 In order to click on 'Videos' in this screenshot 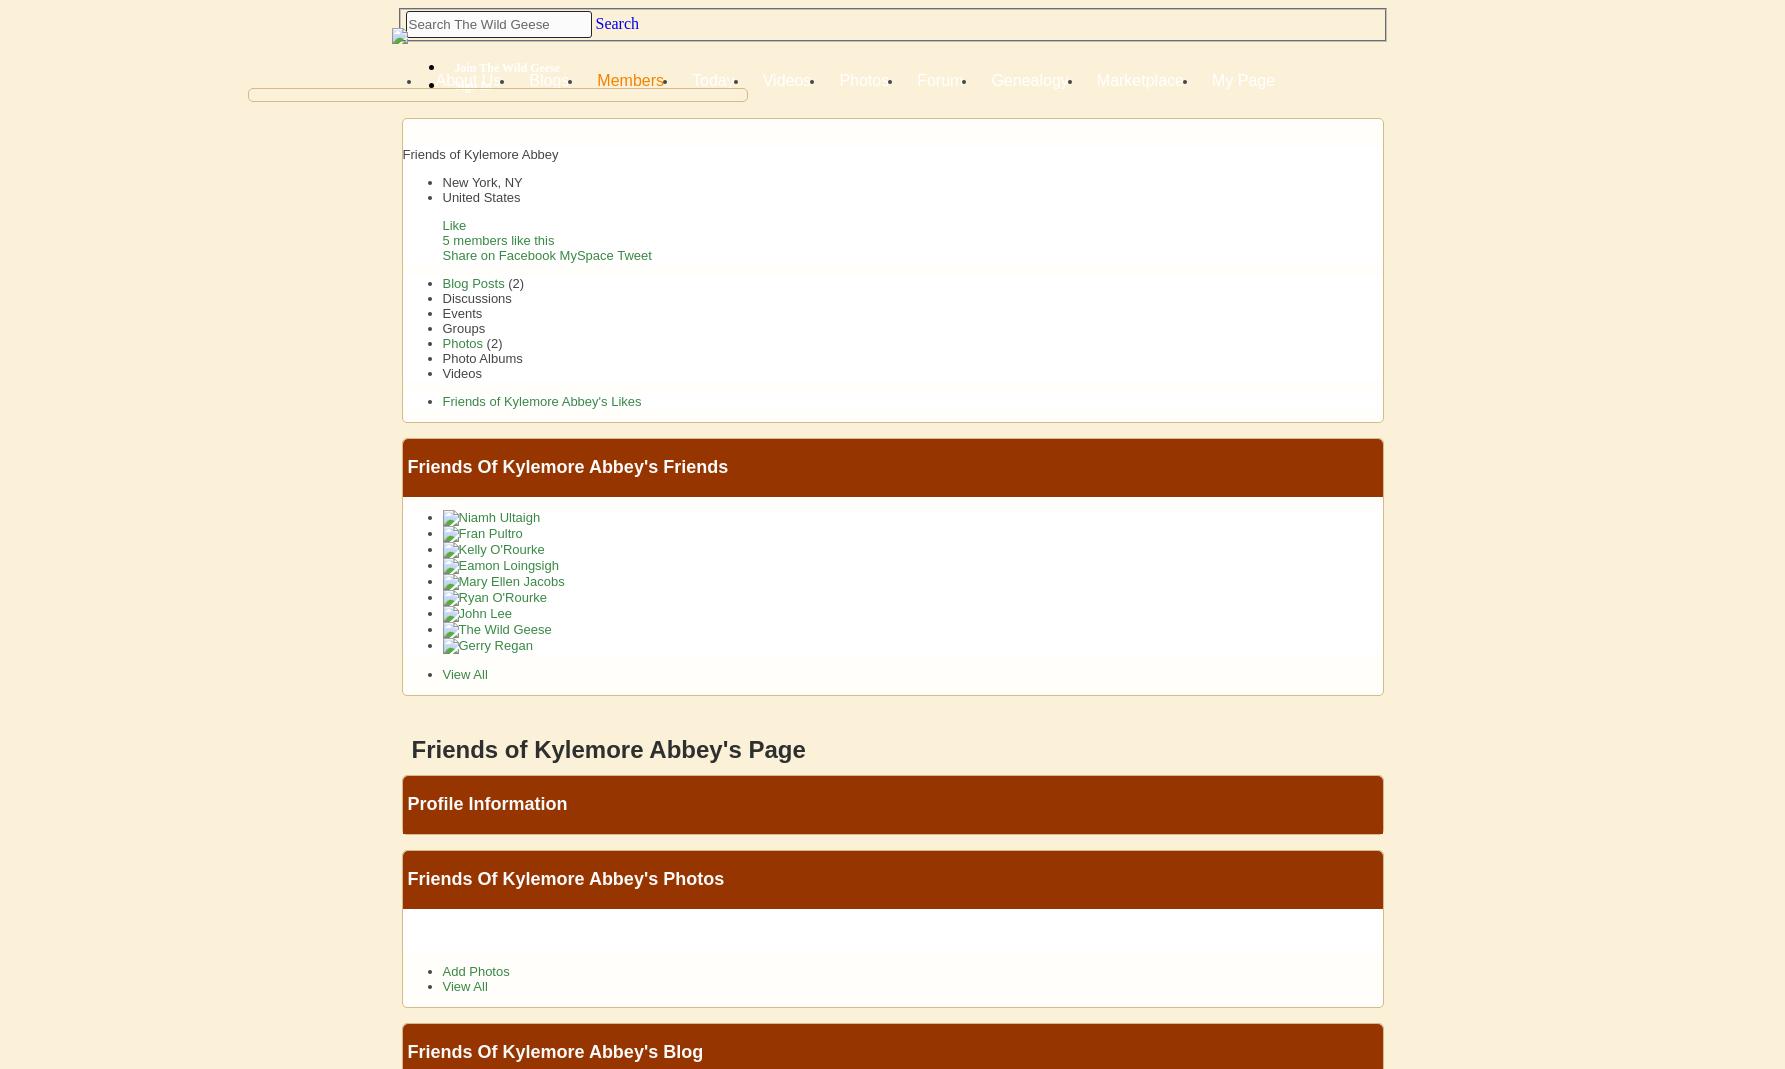, I will do `click(460, 373)`.